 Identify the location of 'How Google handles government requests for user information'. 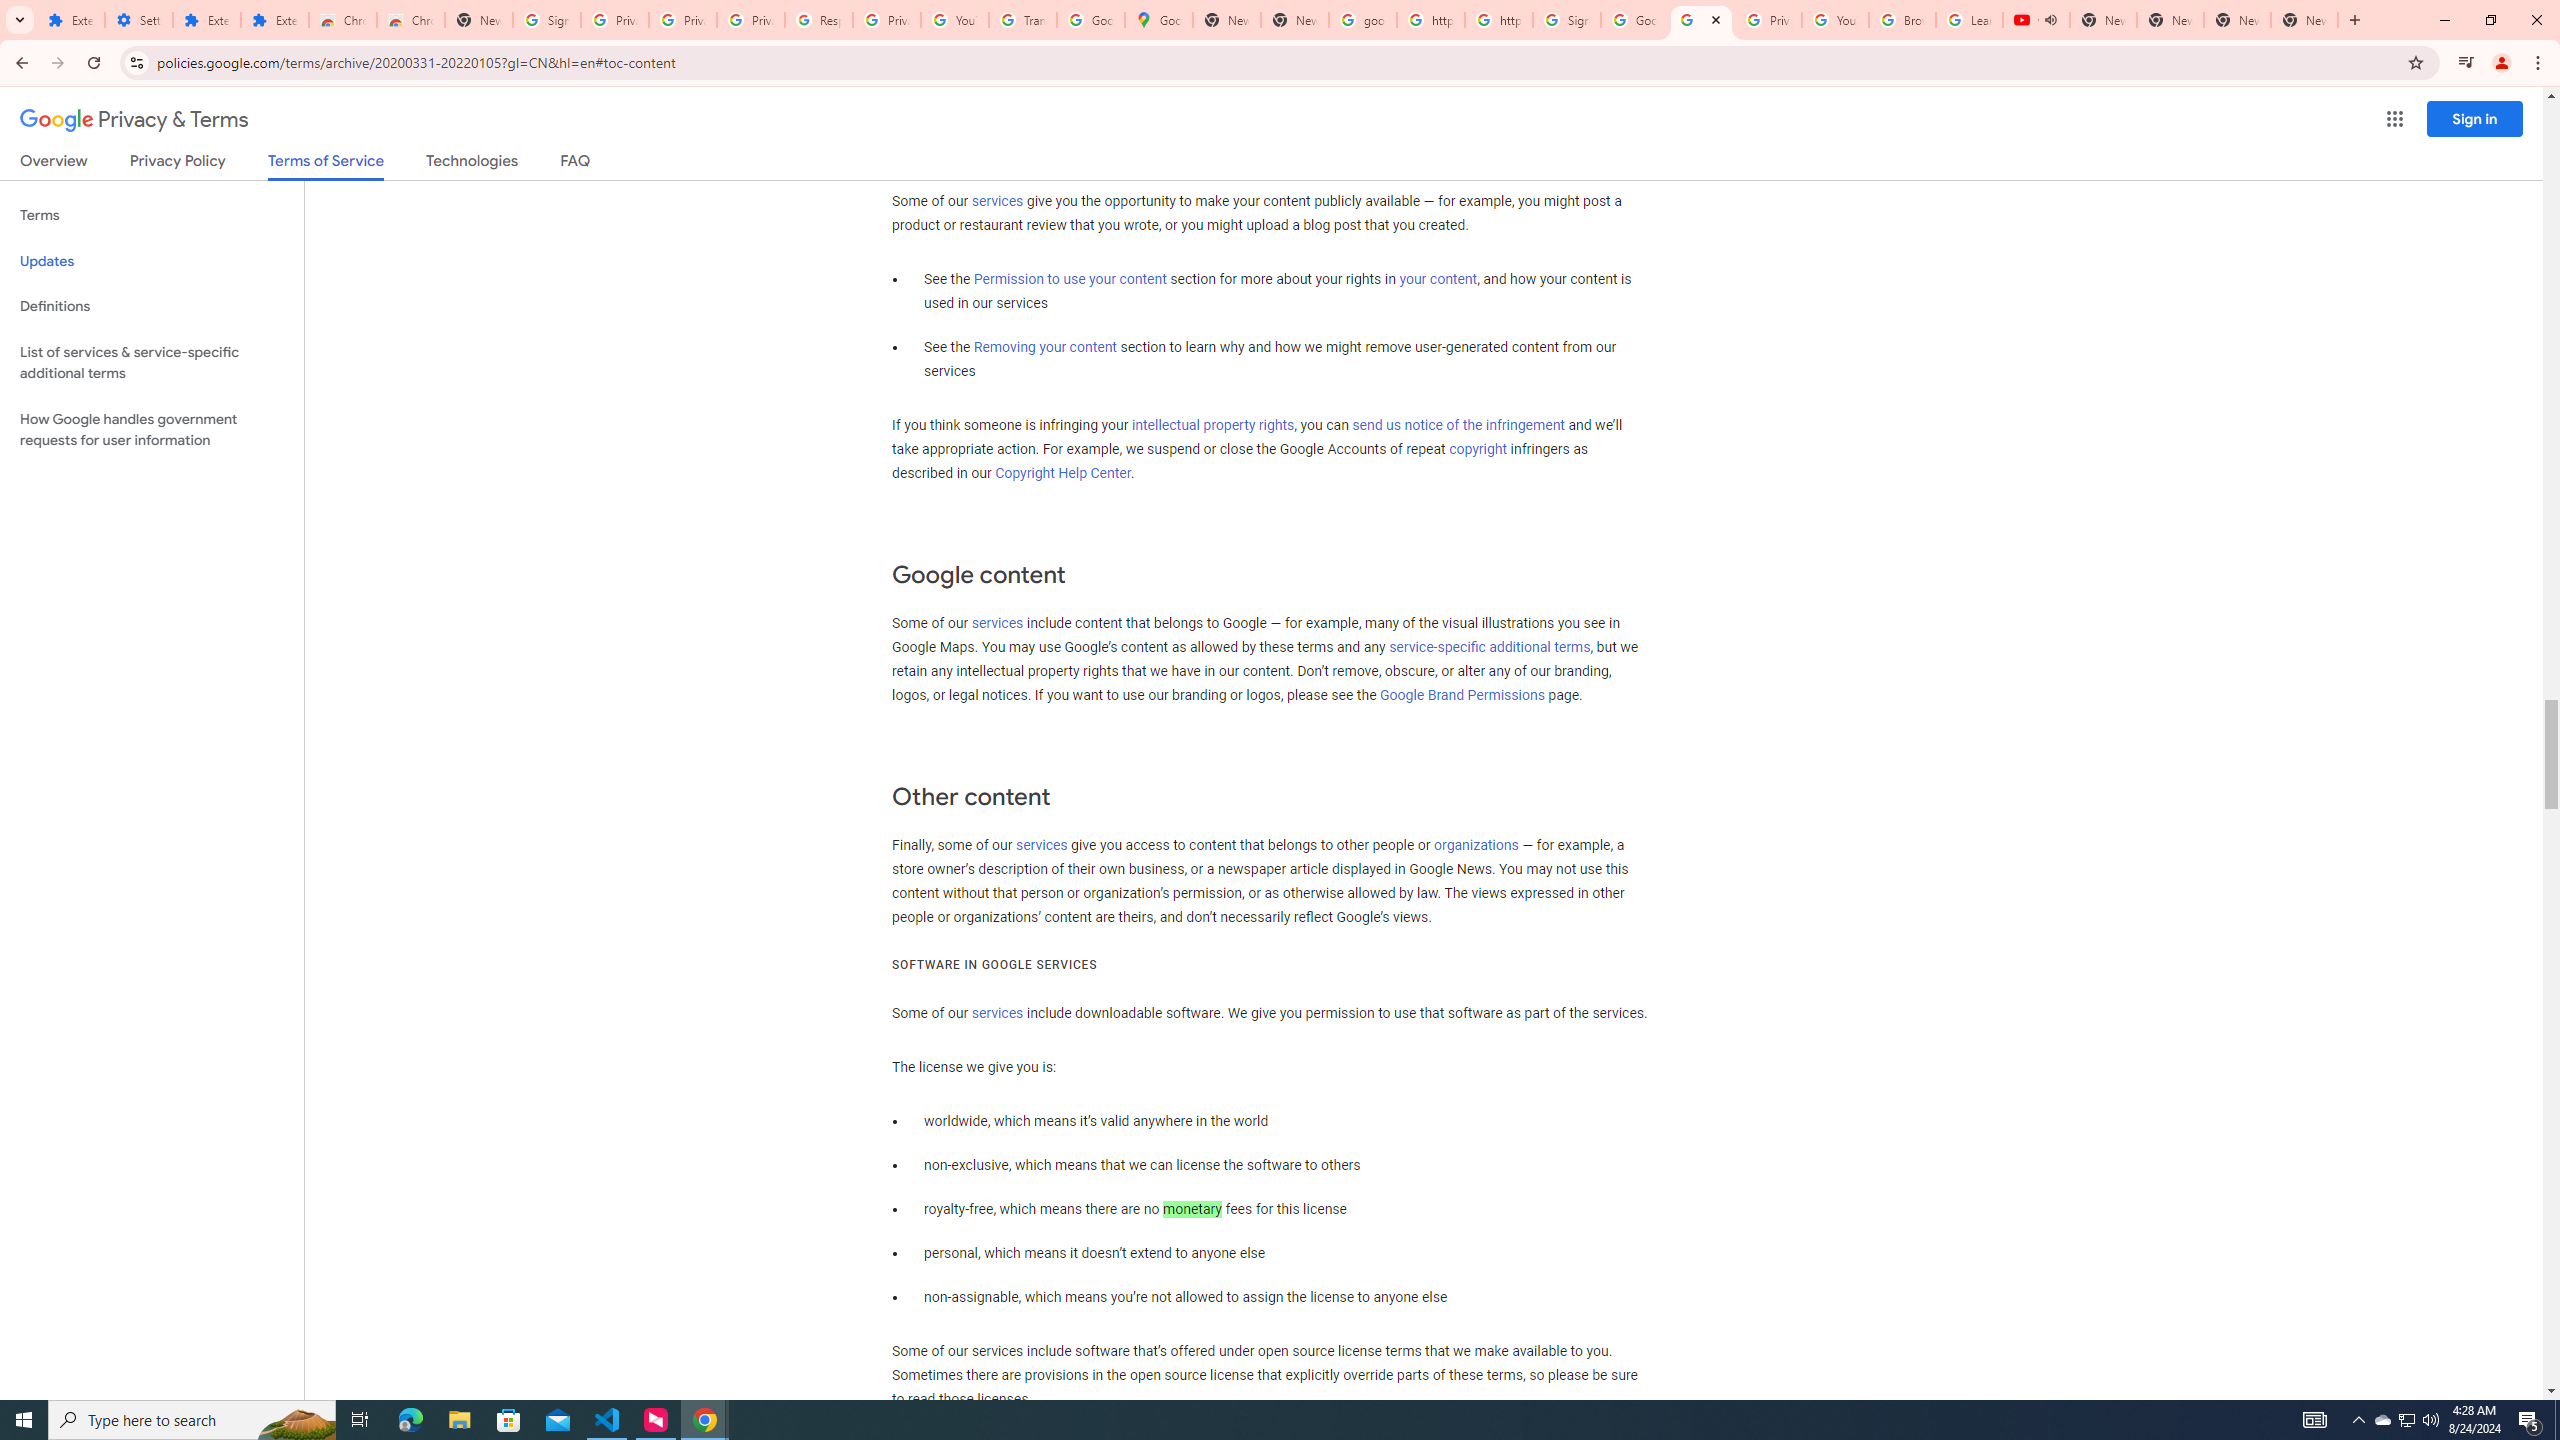
(151, 428).